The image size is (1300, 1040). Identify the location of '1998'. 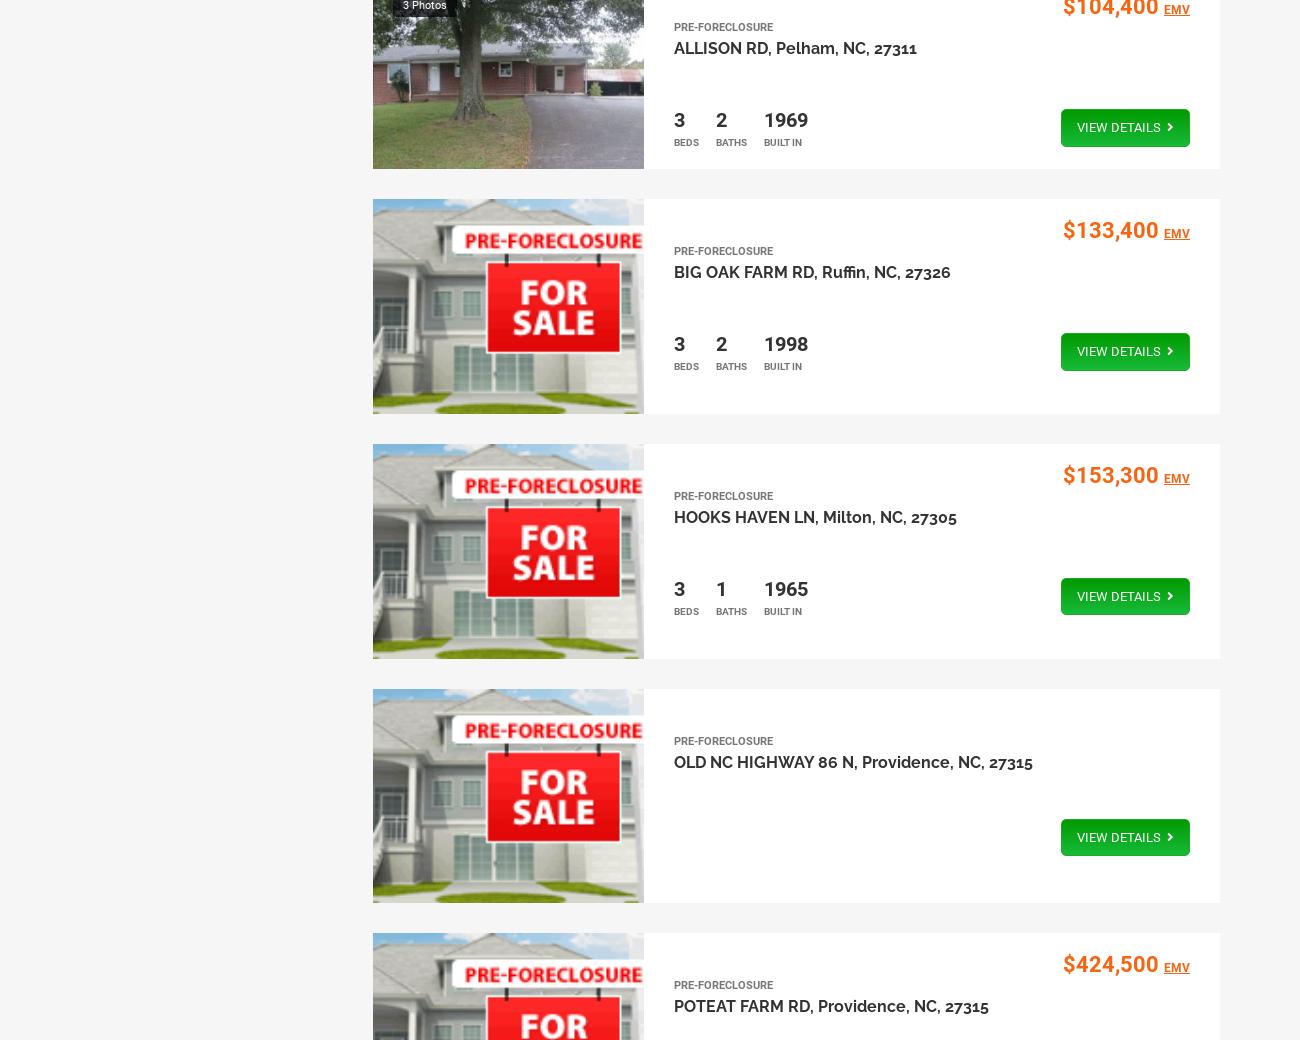
(783, 343).